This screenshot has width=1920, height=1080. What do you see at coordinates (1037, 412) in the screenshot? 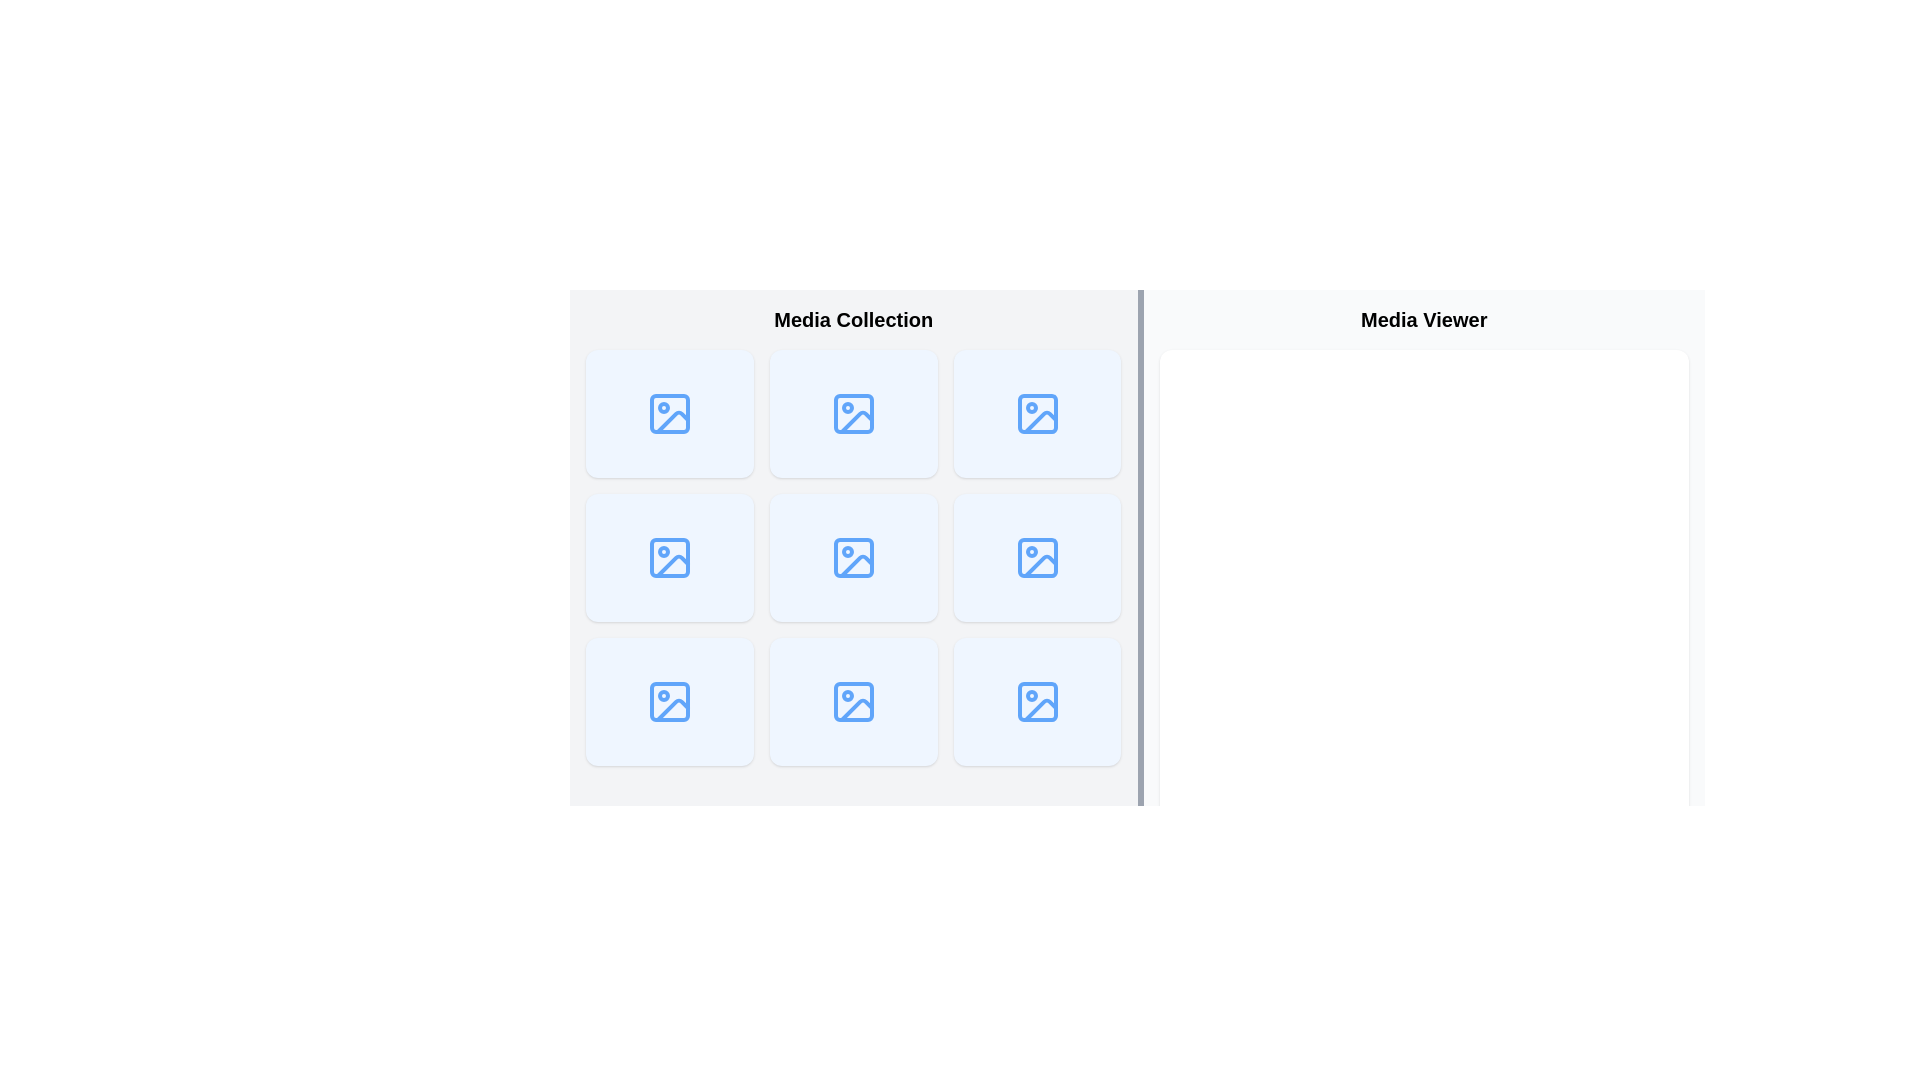
I see `the media item icon located in the third column of the second row within the 'Media Collection' section` at bounding box center [1037, 412].